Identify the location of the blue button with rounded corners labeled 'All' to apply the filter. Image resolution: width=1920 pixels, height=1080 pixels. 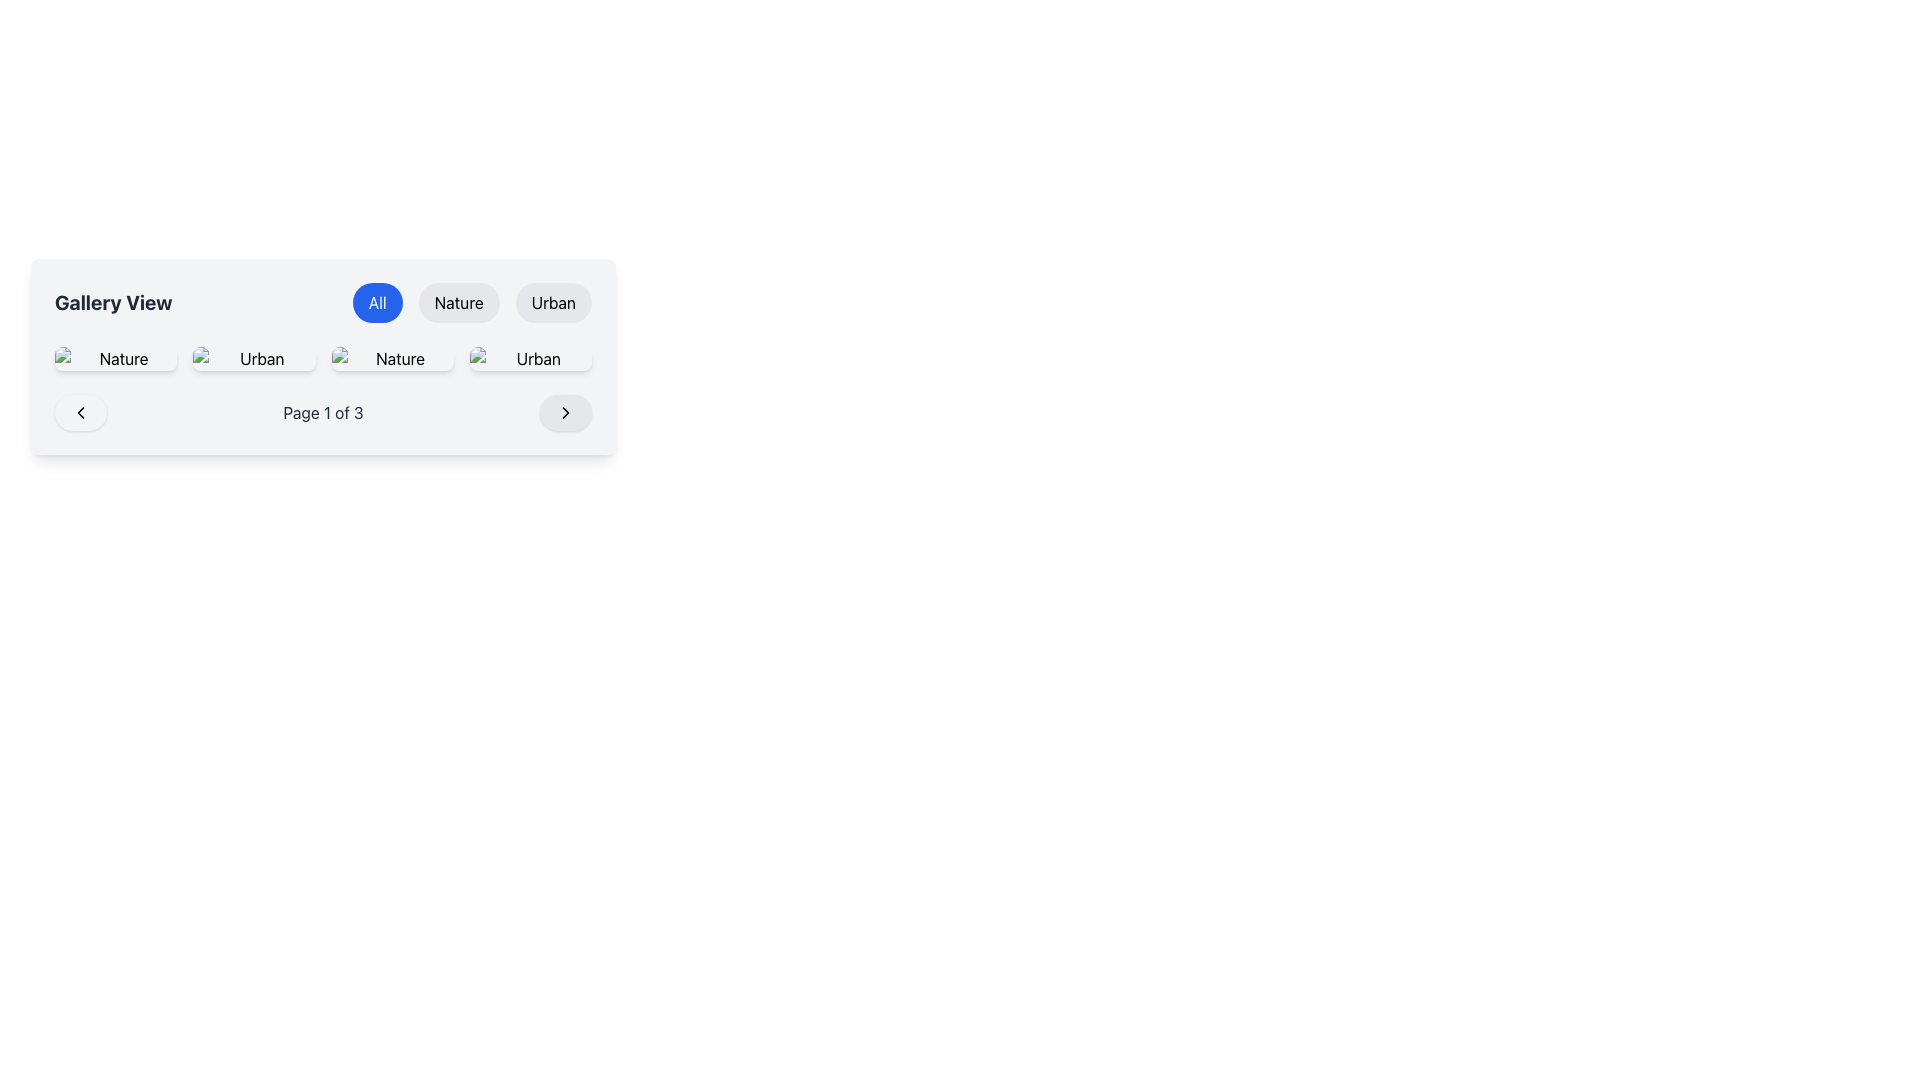
(377, 303).